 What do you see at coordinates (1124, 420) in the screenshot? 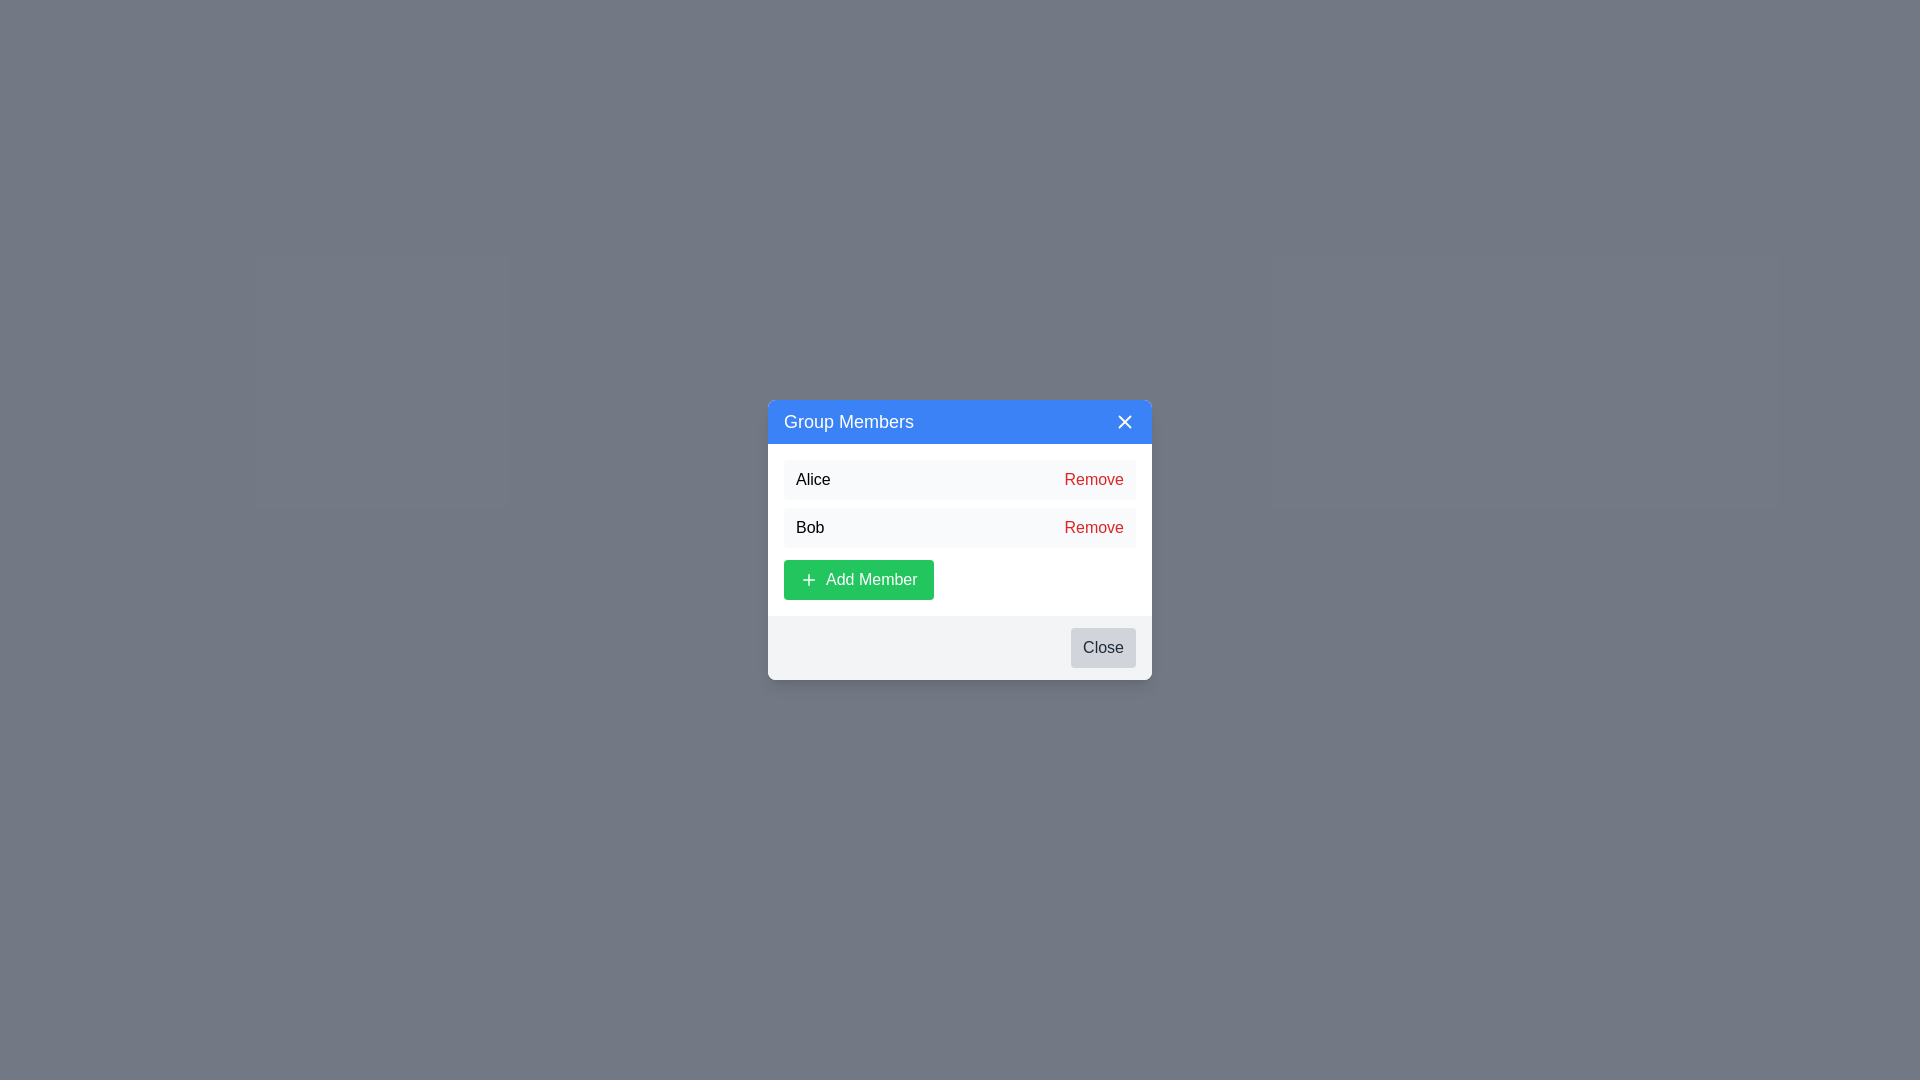
I see `the close icon located in the top-right corner of the blue header bar titled 'Group Members'` at bounding box center [1124, 420].